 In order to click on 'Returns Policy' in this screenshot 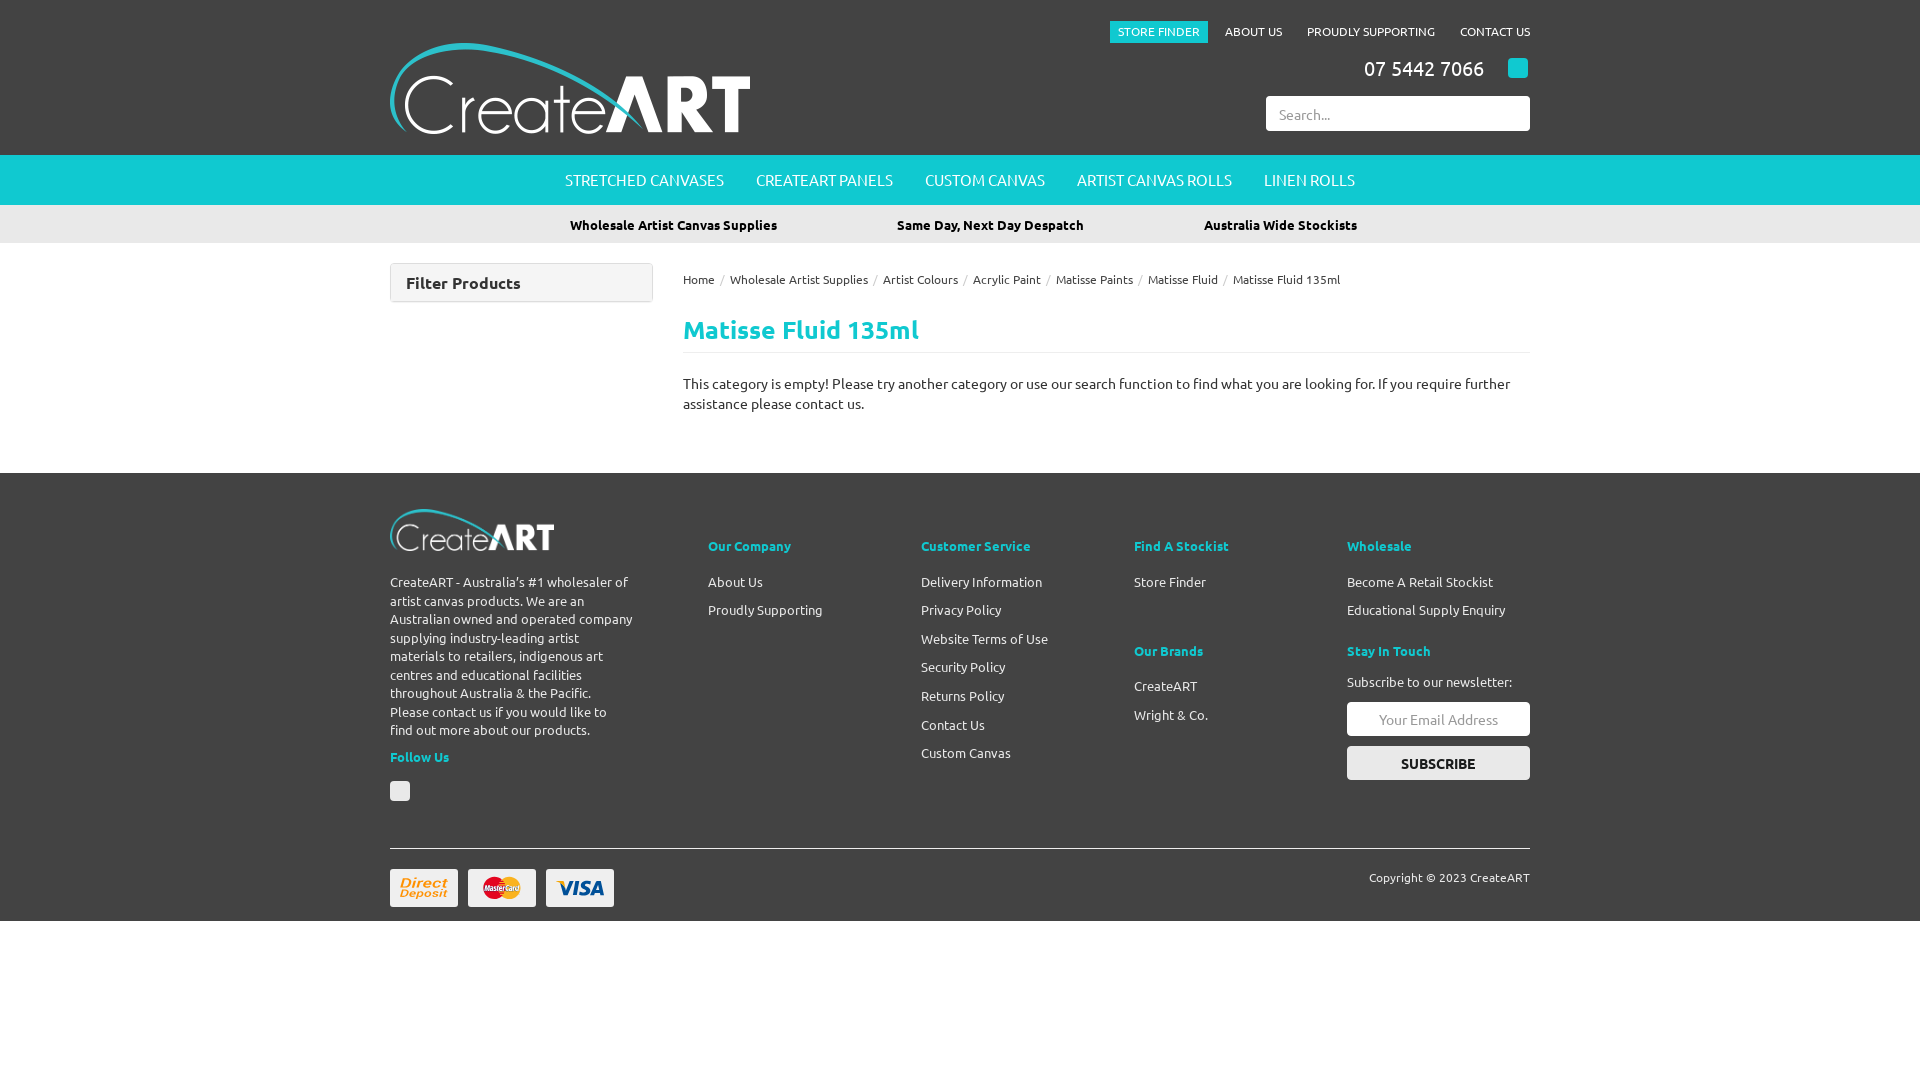, I will do `click(1004, 695)`.